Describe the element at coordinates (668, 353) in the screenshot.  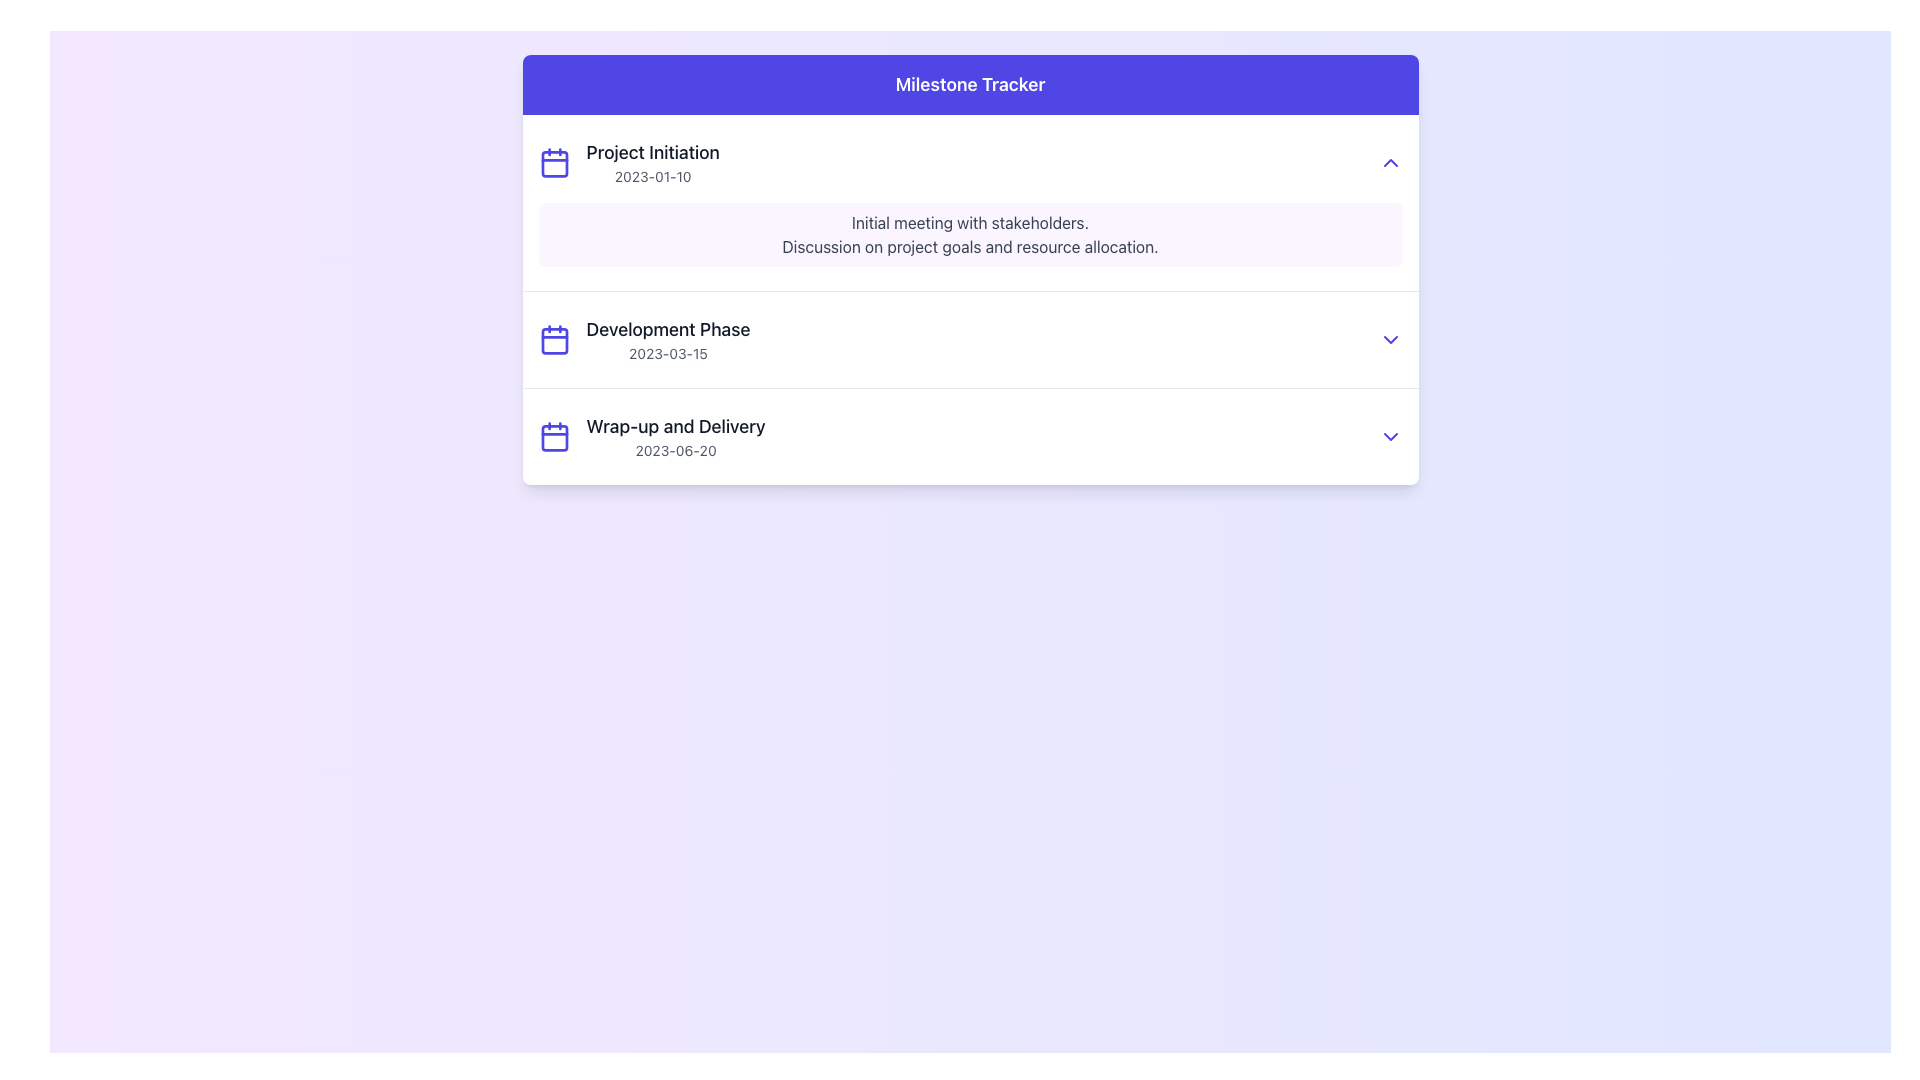
I see `the text label displaying the date '2023-03-15' located below 'Development Phase' in the Milestone Tracker section` at that location.